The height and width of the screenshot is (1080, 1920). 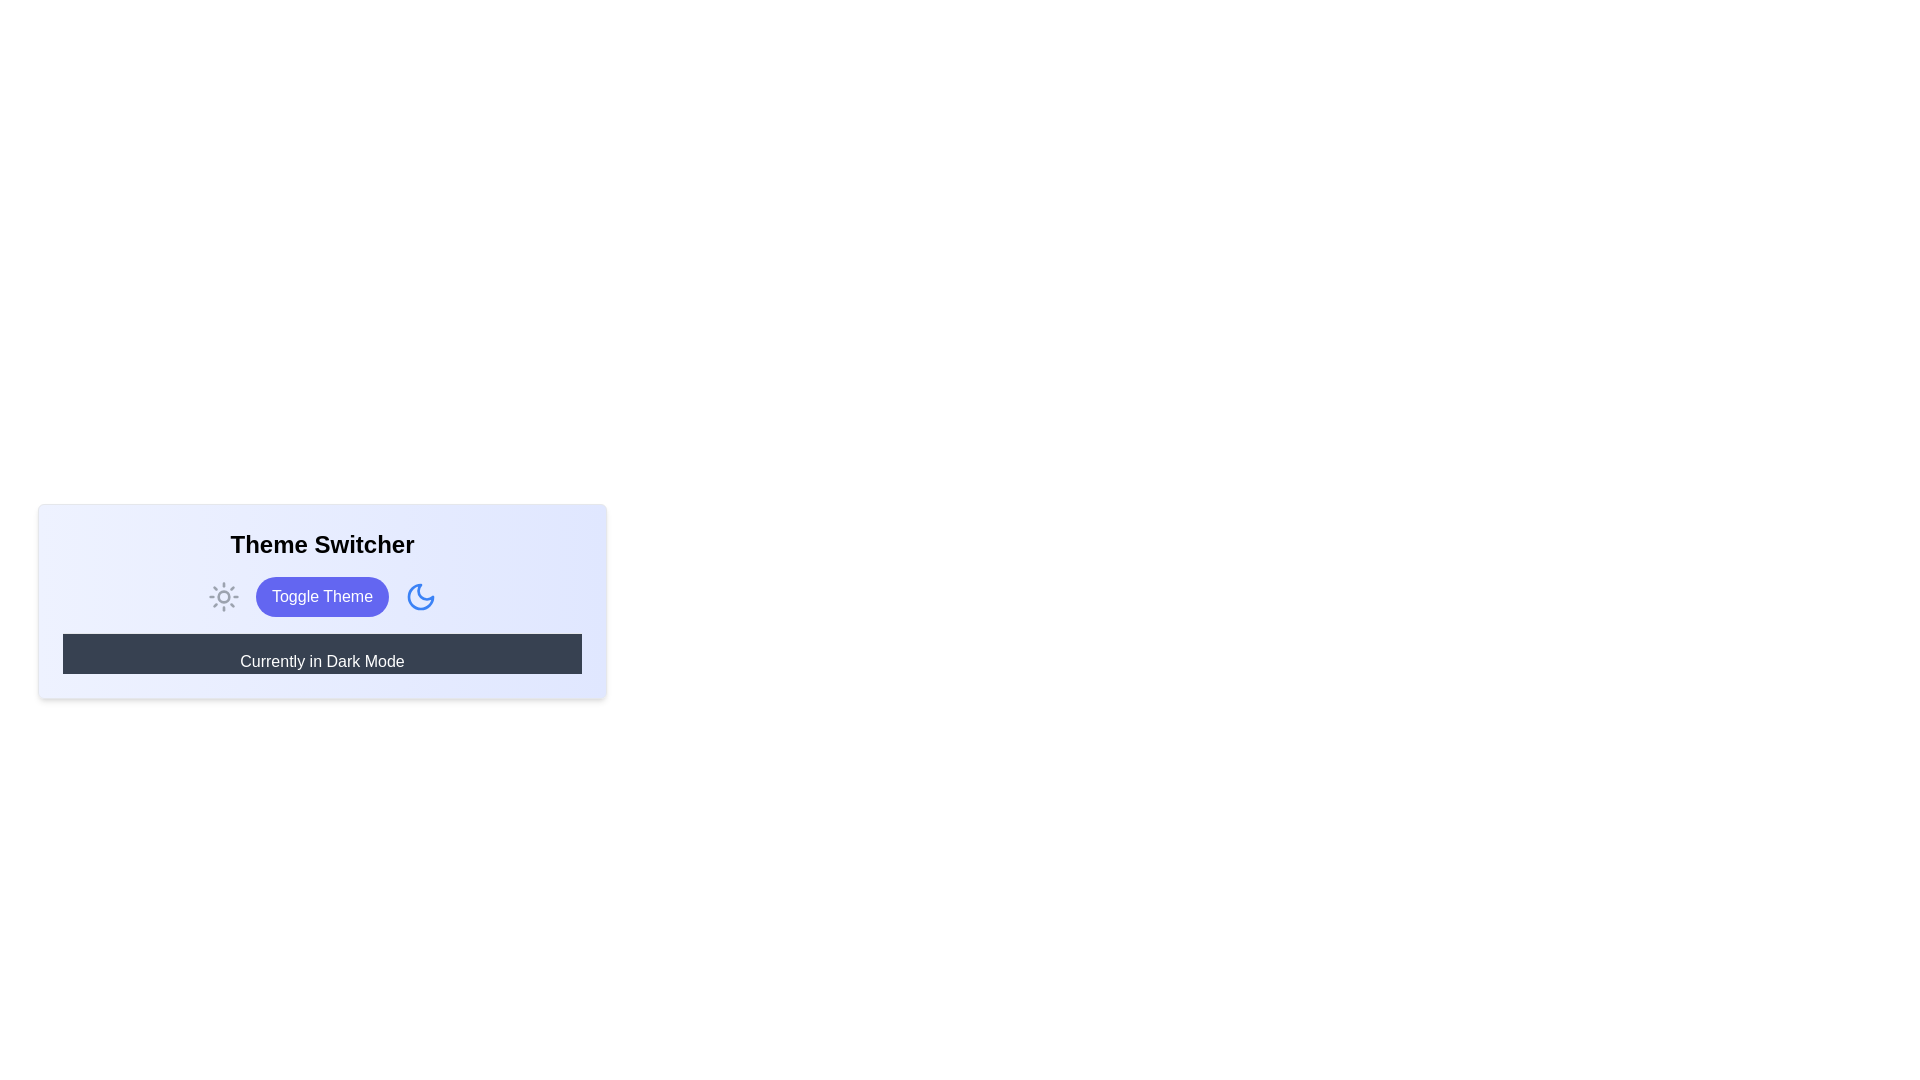 What do you see at coordinates (223, 596) in the screenshot?
I see `the central circular part of the sun icon located to the left of the 'Toggle Theme' button` at bounding box center [223, 596].